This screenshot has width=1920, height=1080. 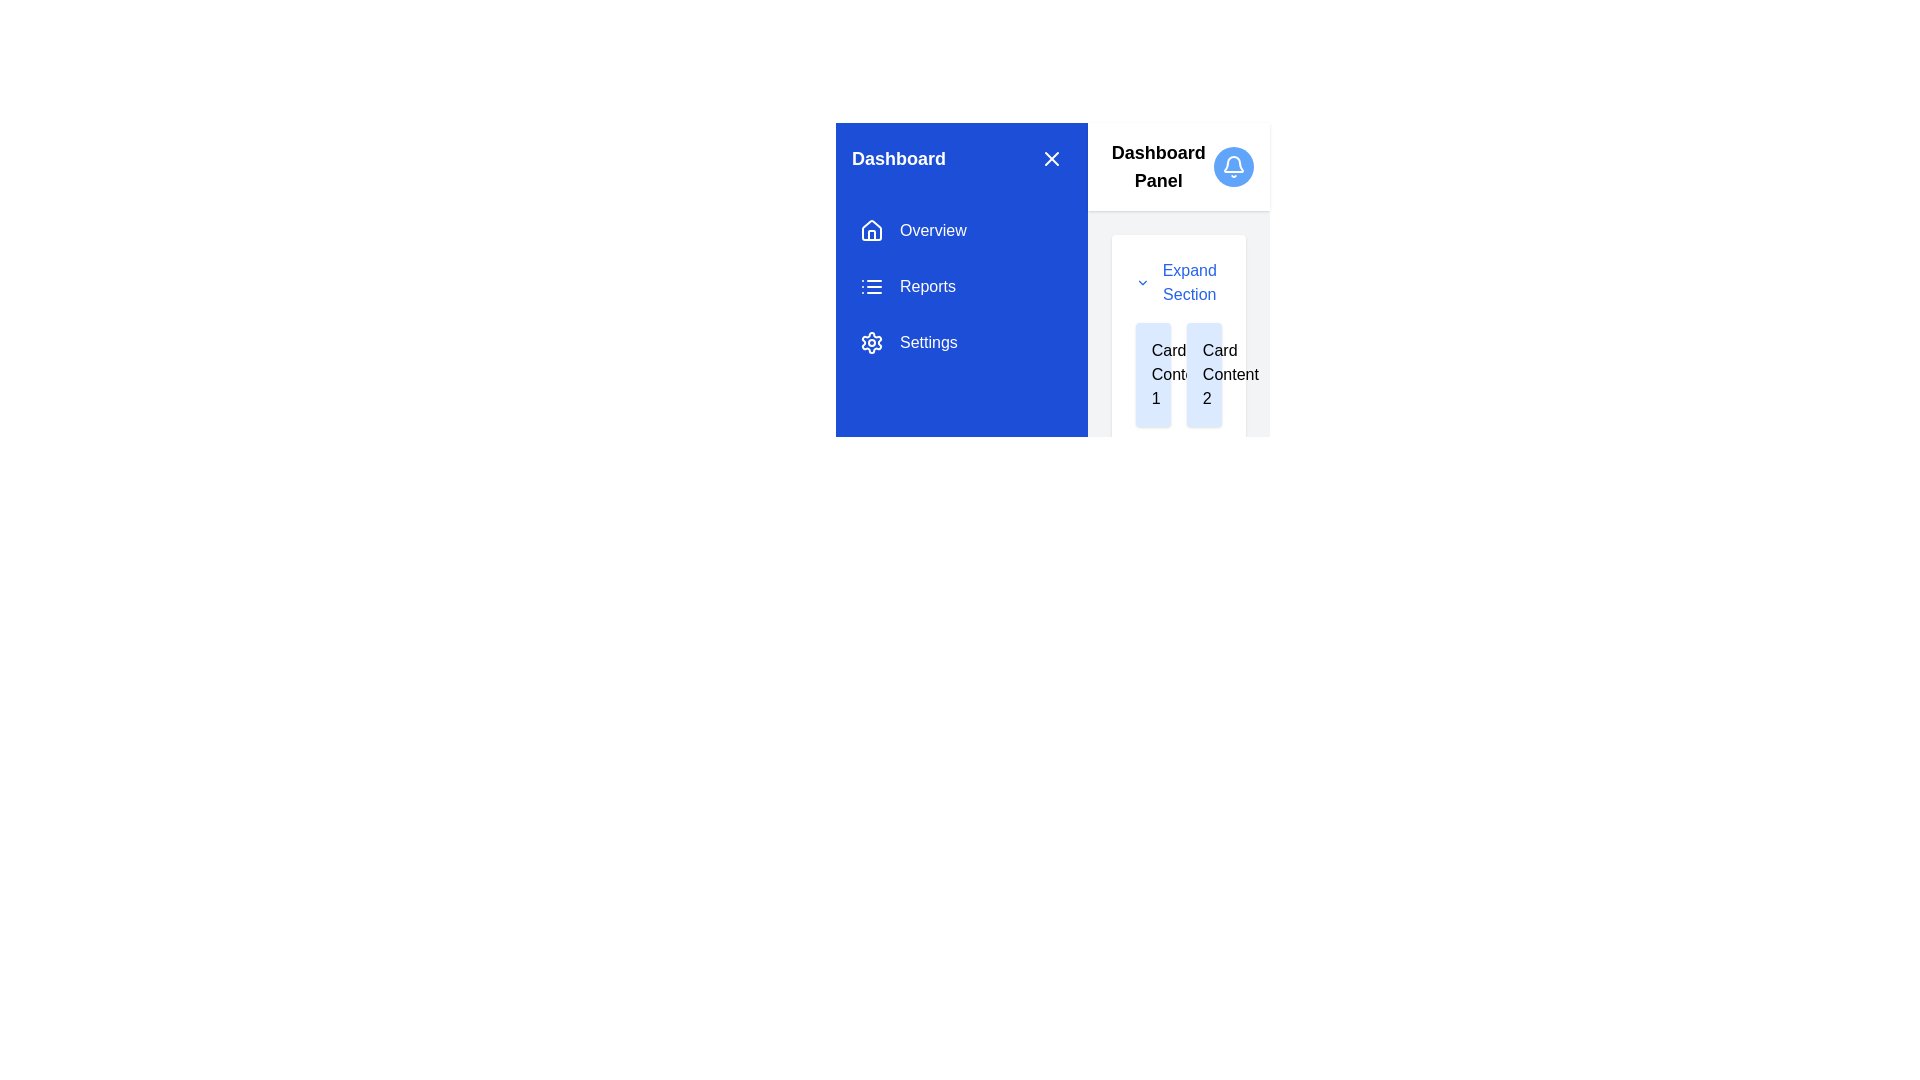 I want to click on the close button located at the top-right corner of the 'Dashboard' sidebar, so click(x=1050, y=157).